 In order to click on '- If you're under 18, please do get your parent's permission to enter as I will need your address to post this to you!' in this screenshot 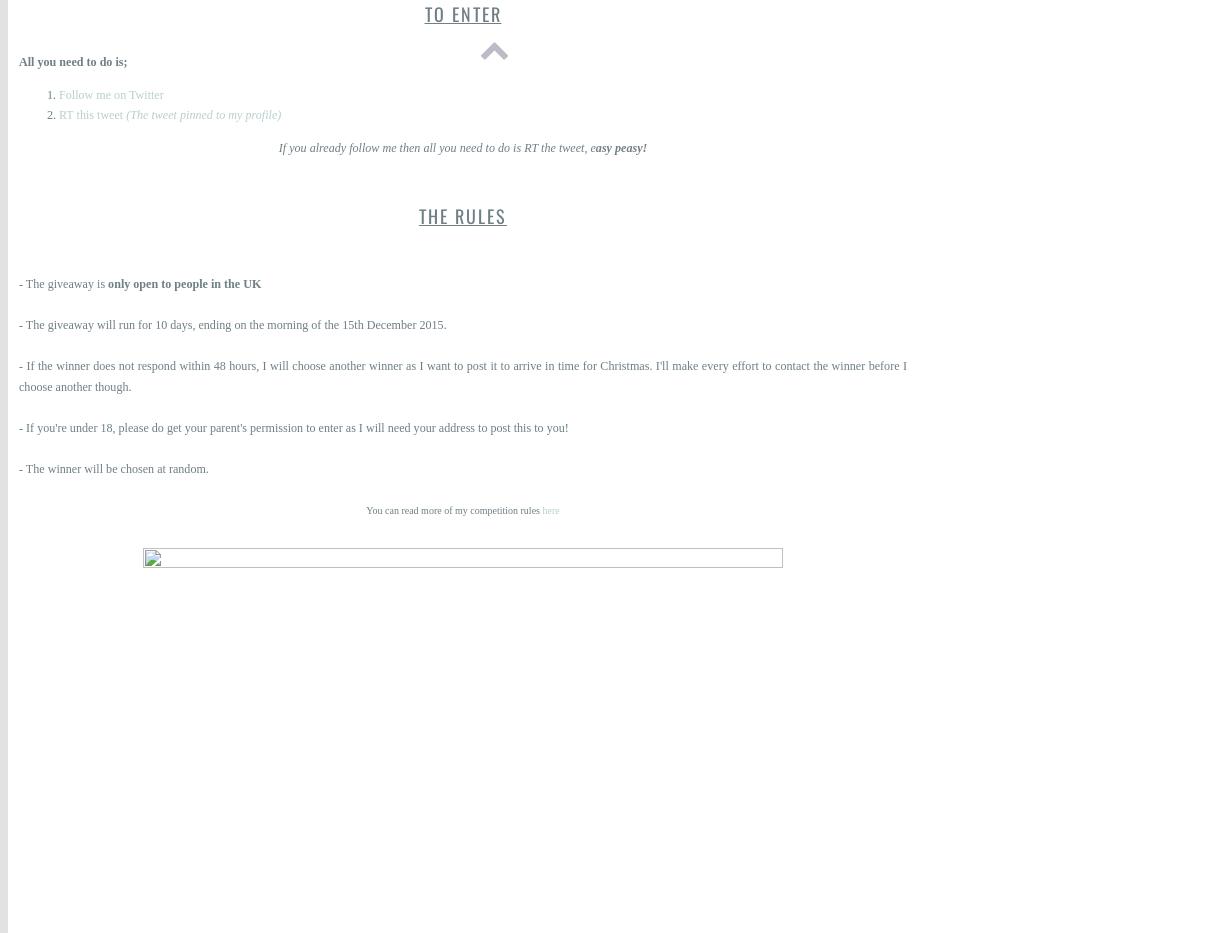, I will do `click(293, 426)`.